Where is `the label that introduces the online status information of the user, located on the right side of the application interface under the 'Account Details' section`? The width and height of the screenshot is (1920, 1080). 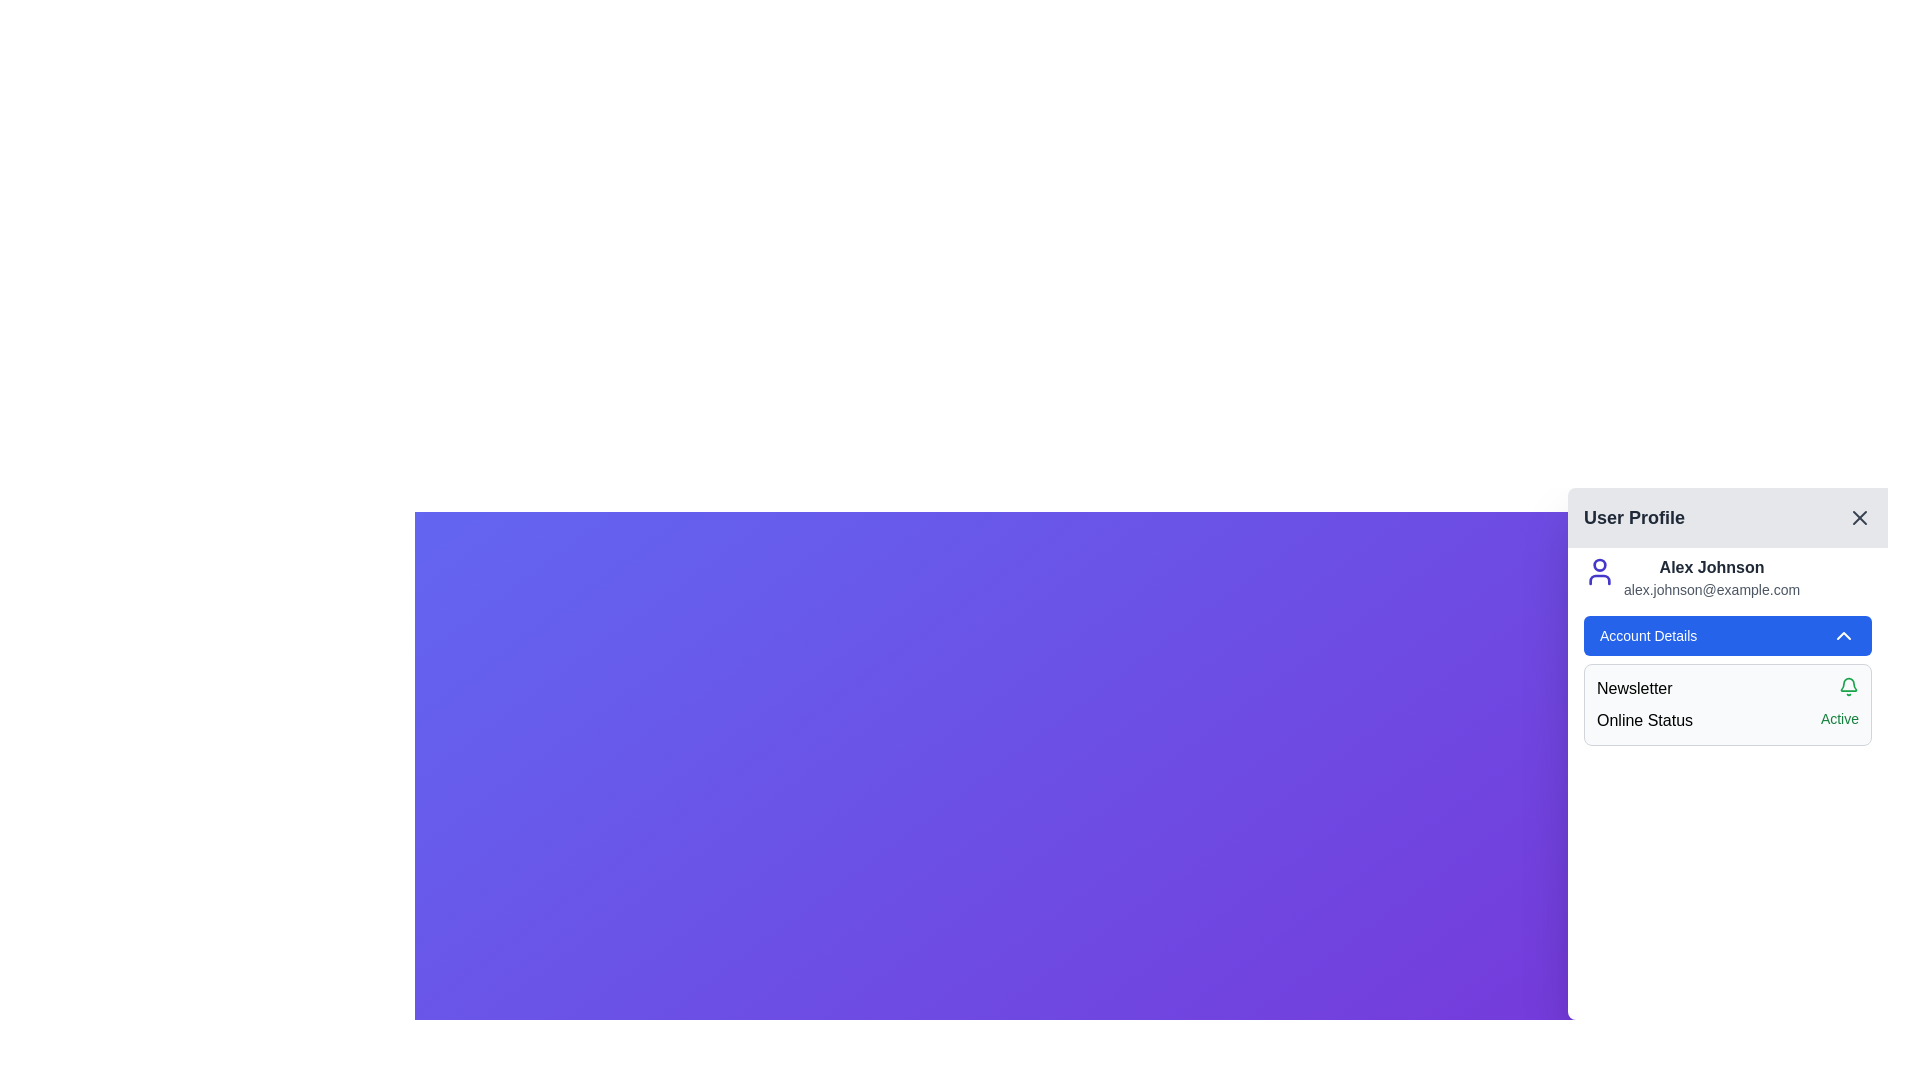
the label that introduces the online status information of the user, located on the right side of the application interface under the 'Account Details' section is located at coordinates (1645, 721).